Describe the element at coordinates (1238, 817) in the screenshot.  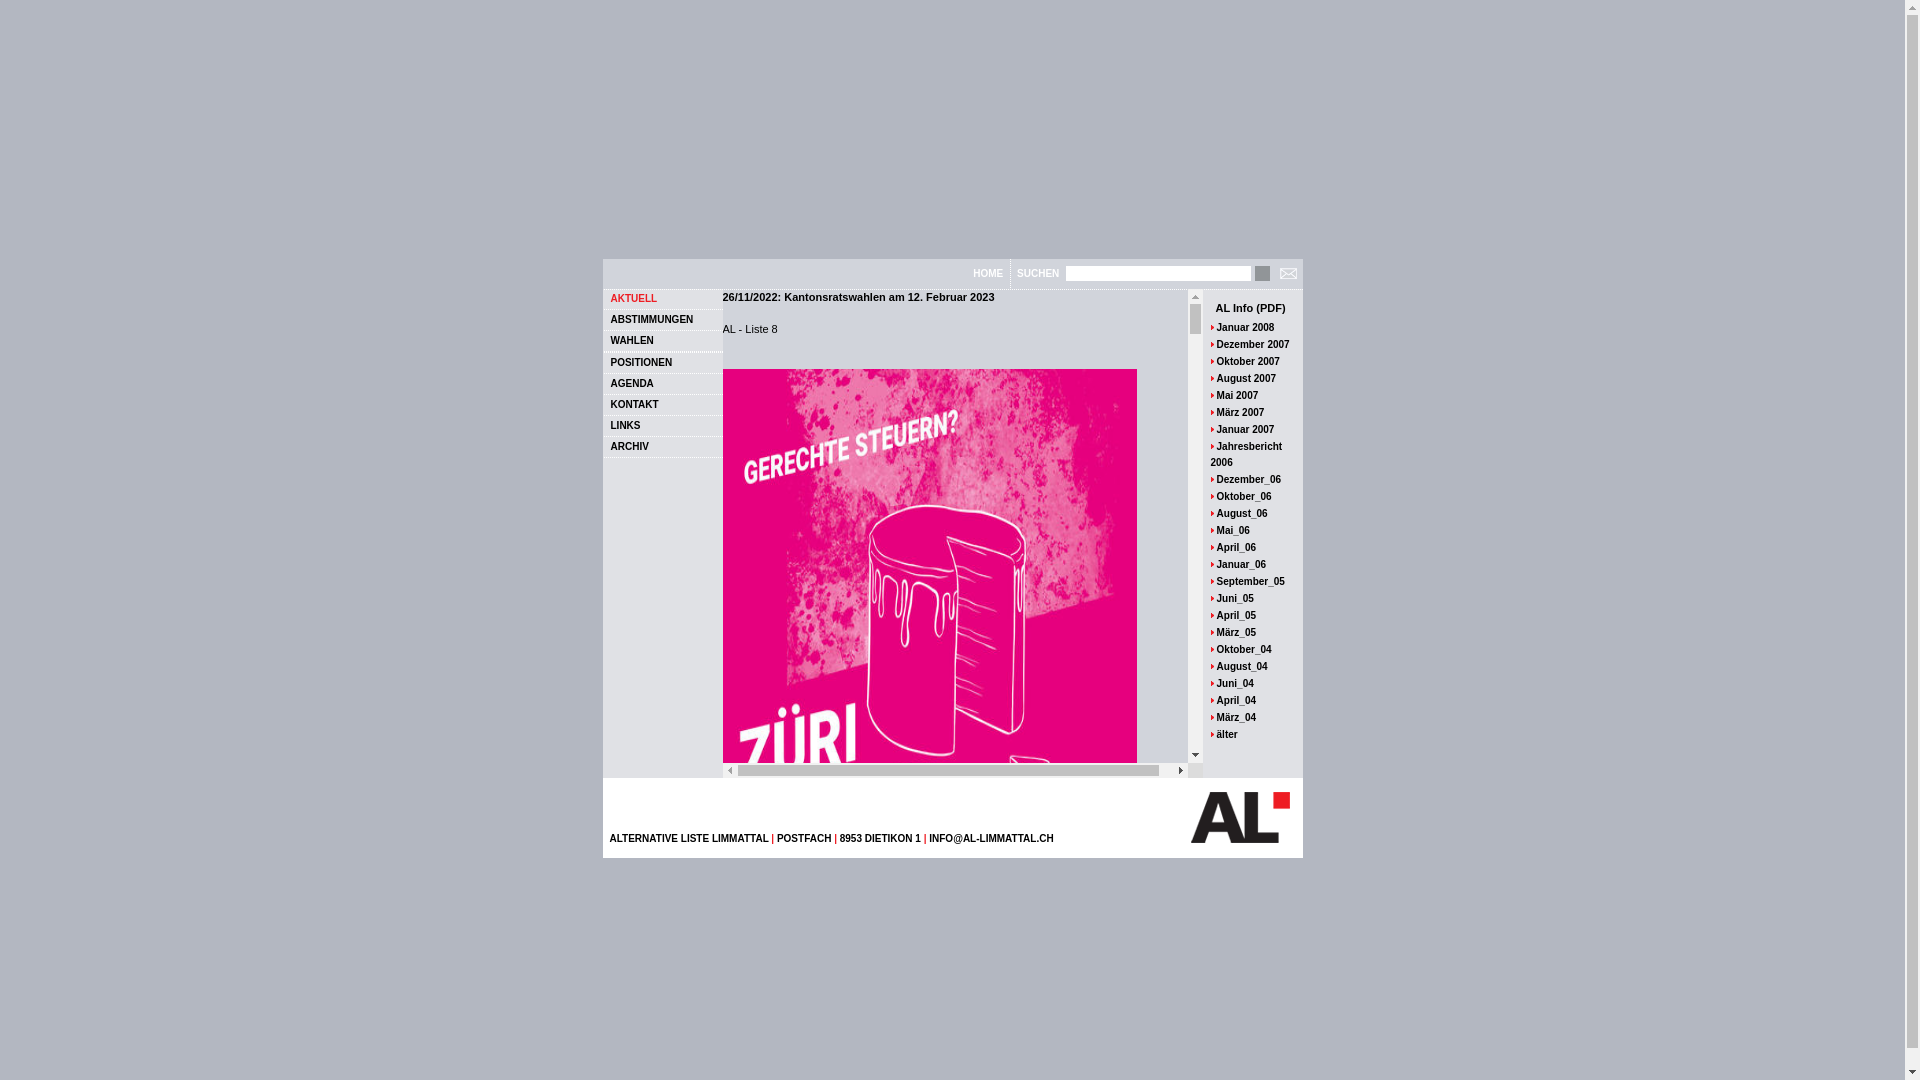
I see `'Alternative Liste'` at that location.